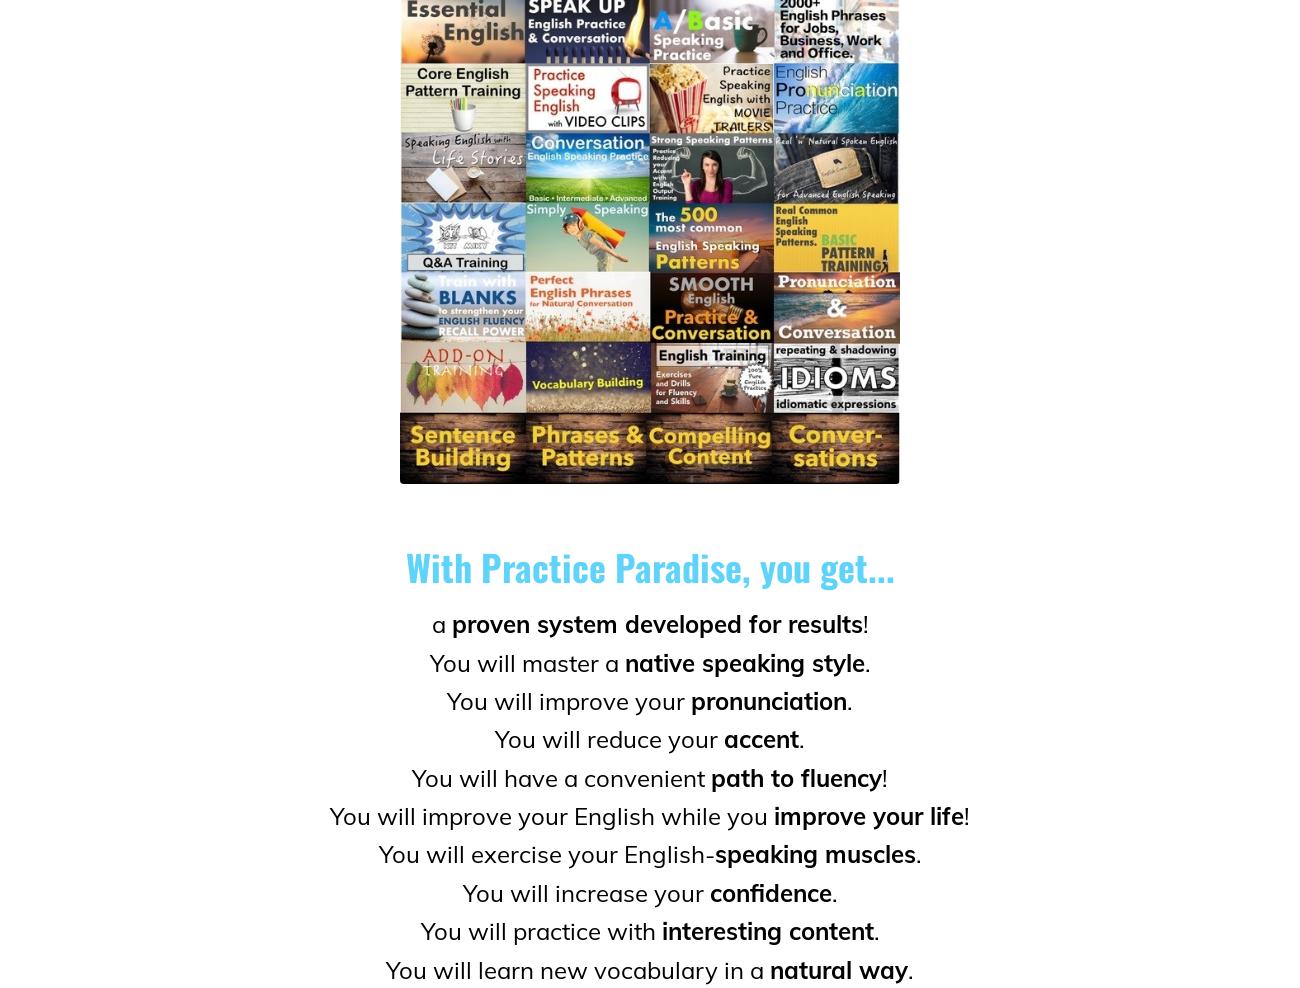 The width and height of the screenshot is (1300, 988). Describe the element at coordinates (723, 739) in the screenshot. I see `'accent'` at that location.